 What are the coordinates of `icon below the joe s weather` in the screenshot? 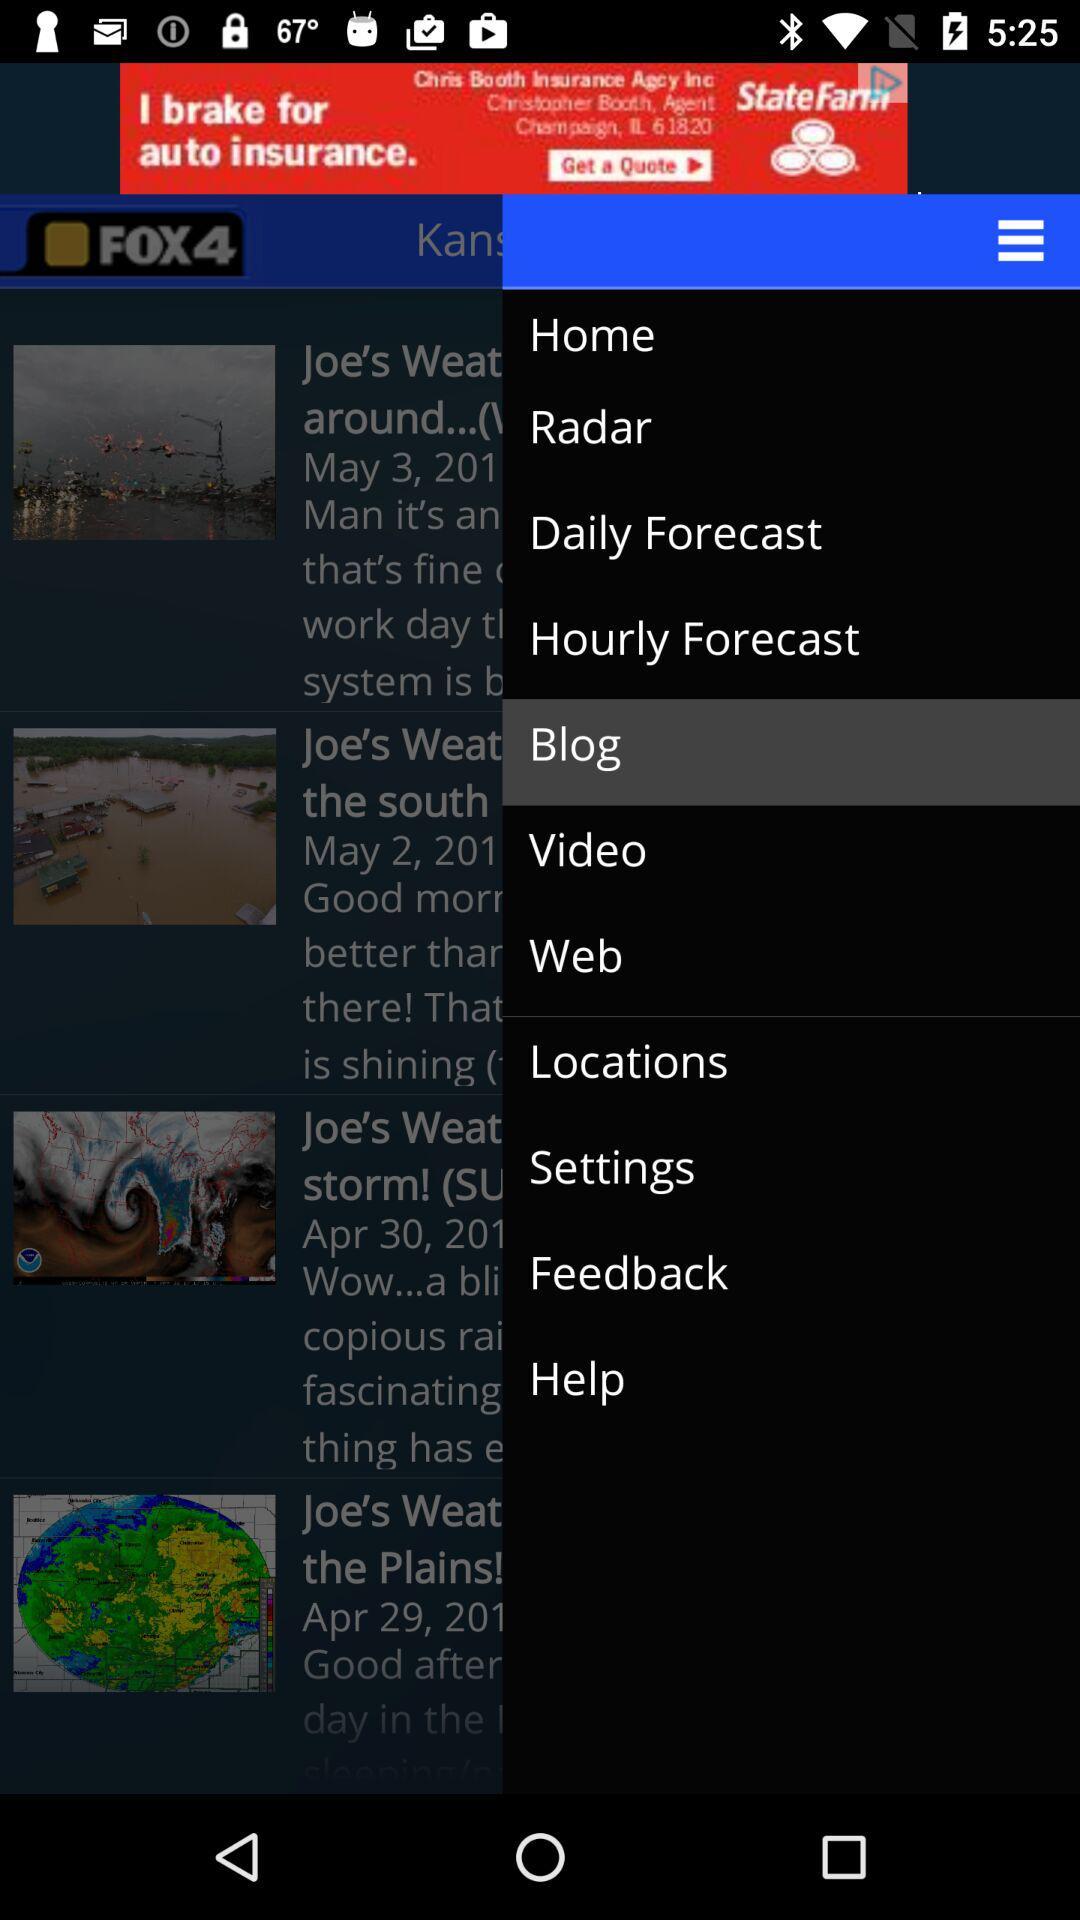 It's located at (774, 1272).